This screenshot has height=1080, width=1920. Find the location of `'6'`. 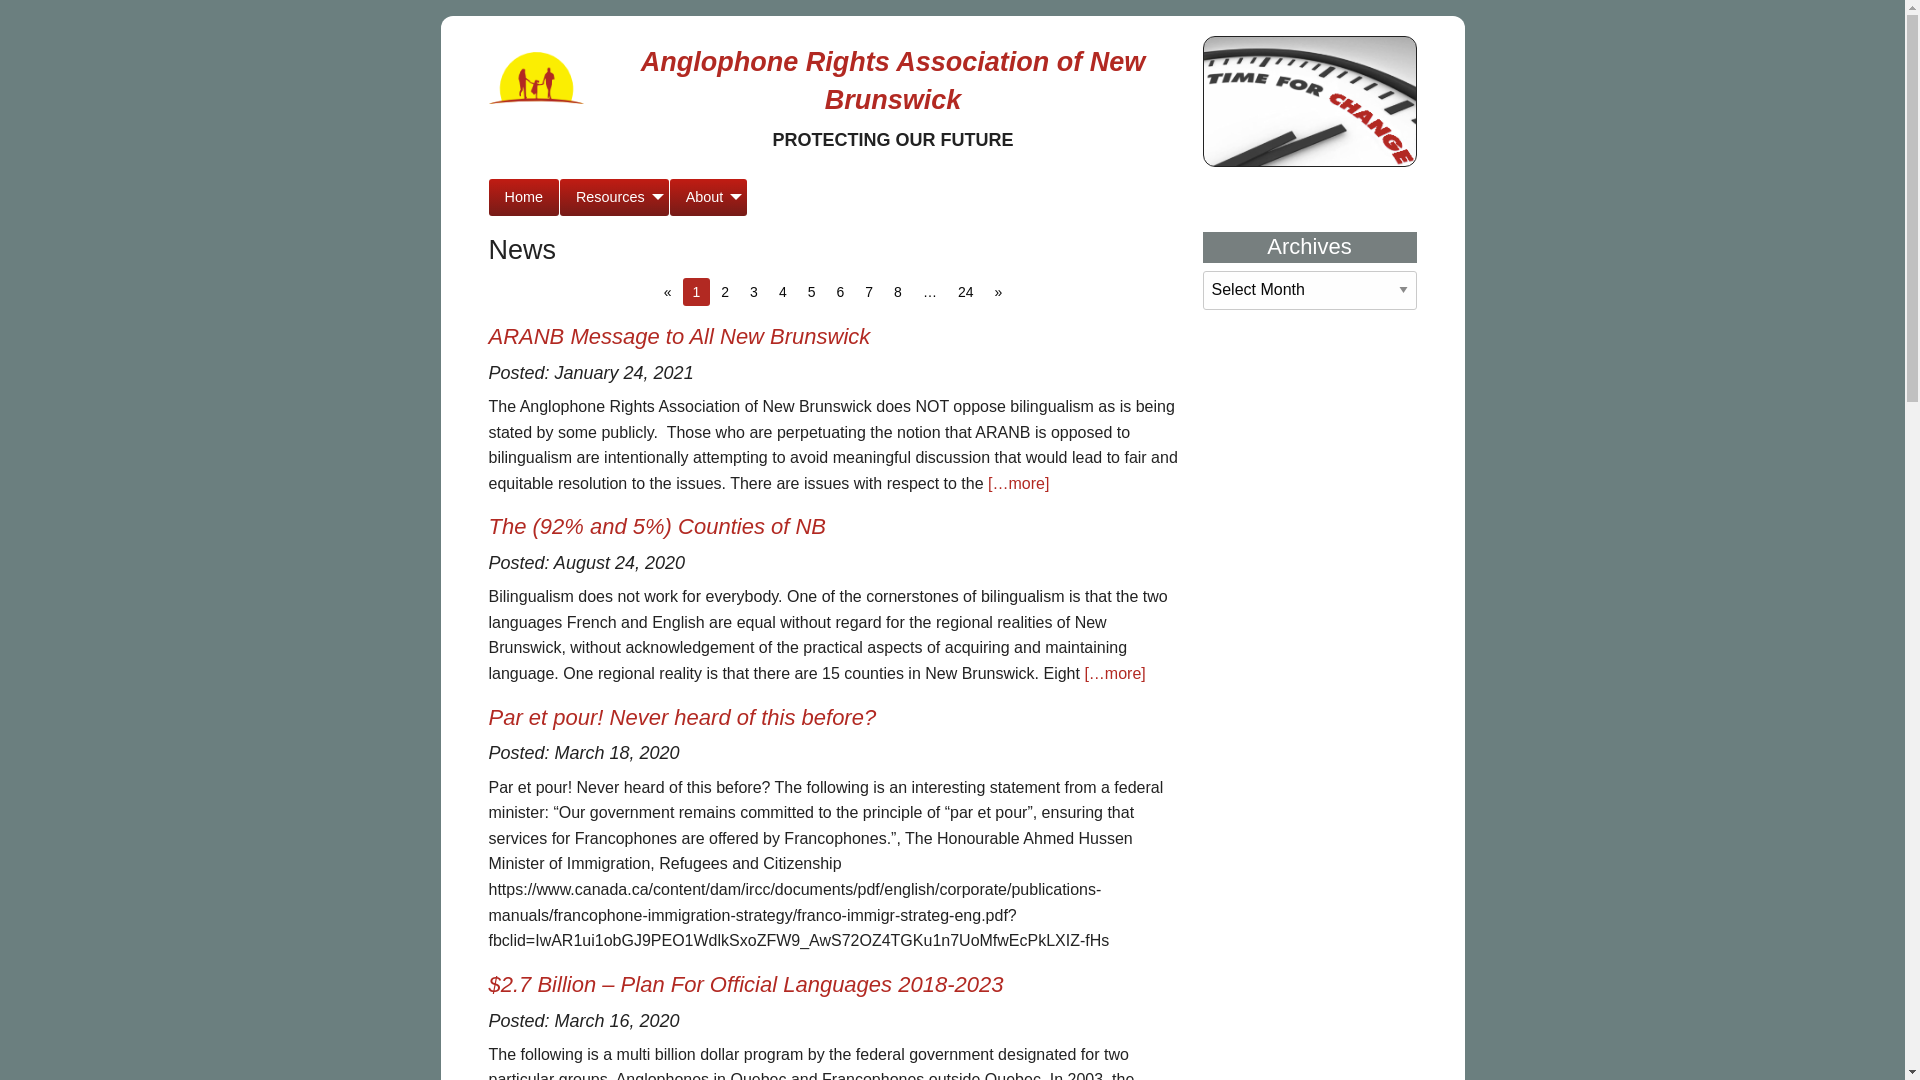

'6' is located at coordinates (825, 292).